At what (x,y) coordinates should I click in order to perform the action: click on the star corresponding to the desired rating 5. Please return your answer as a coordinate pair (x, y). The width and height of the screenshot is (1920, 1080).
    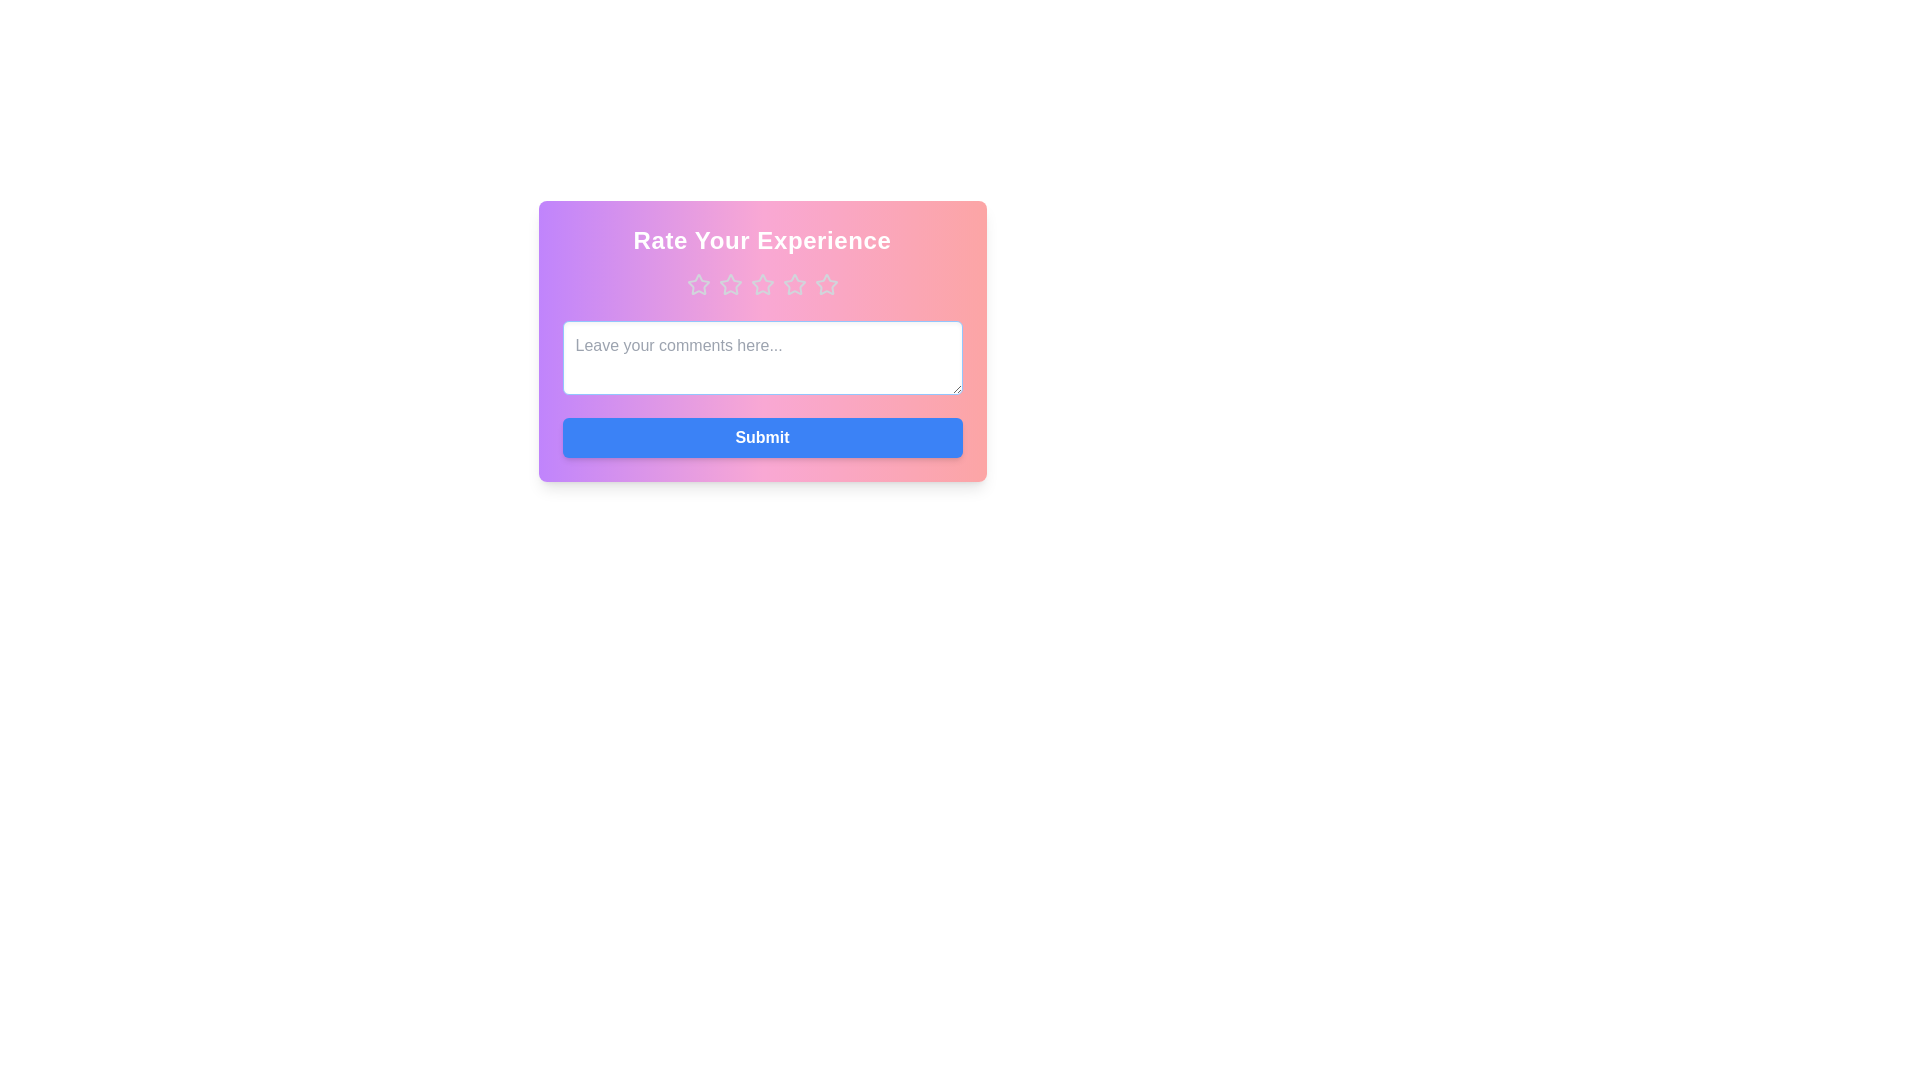
    Looking at the image, I should click on (826, 285).